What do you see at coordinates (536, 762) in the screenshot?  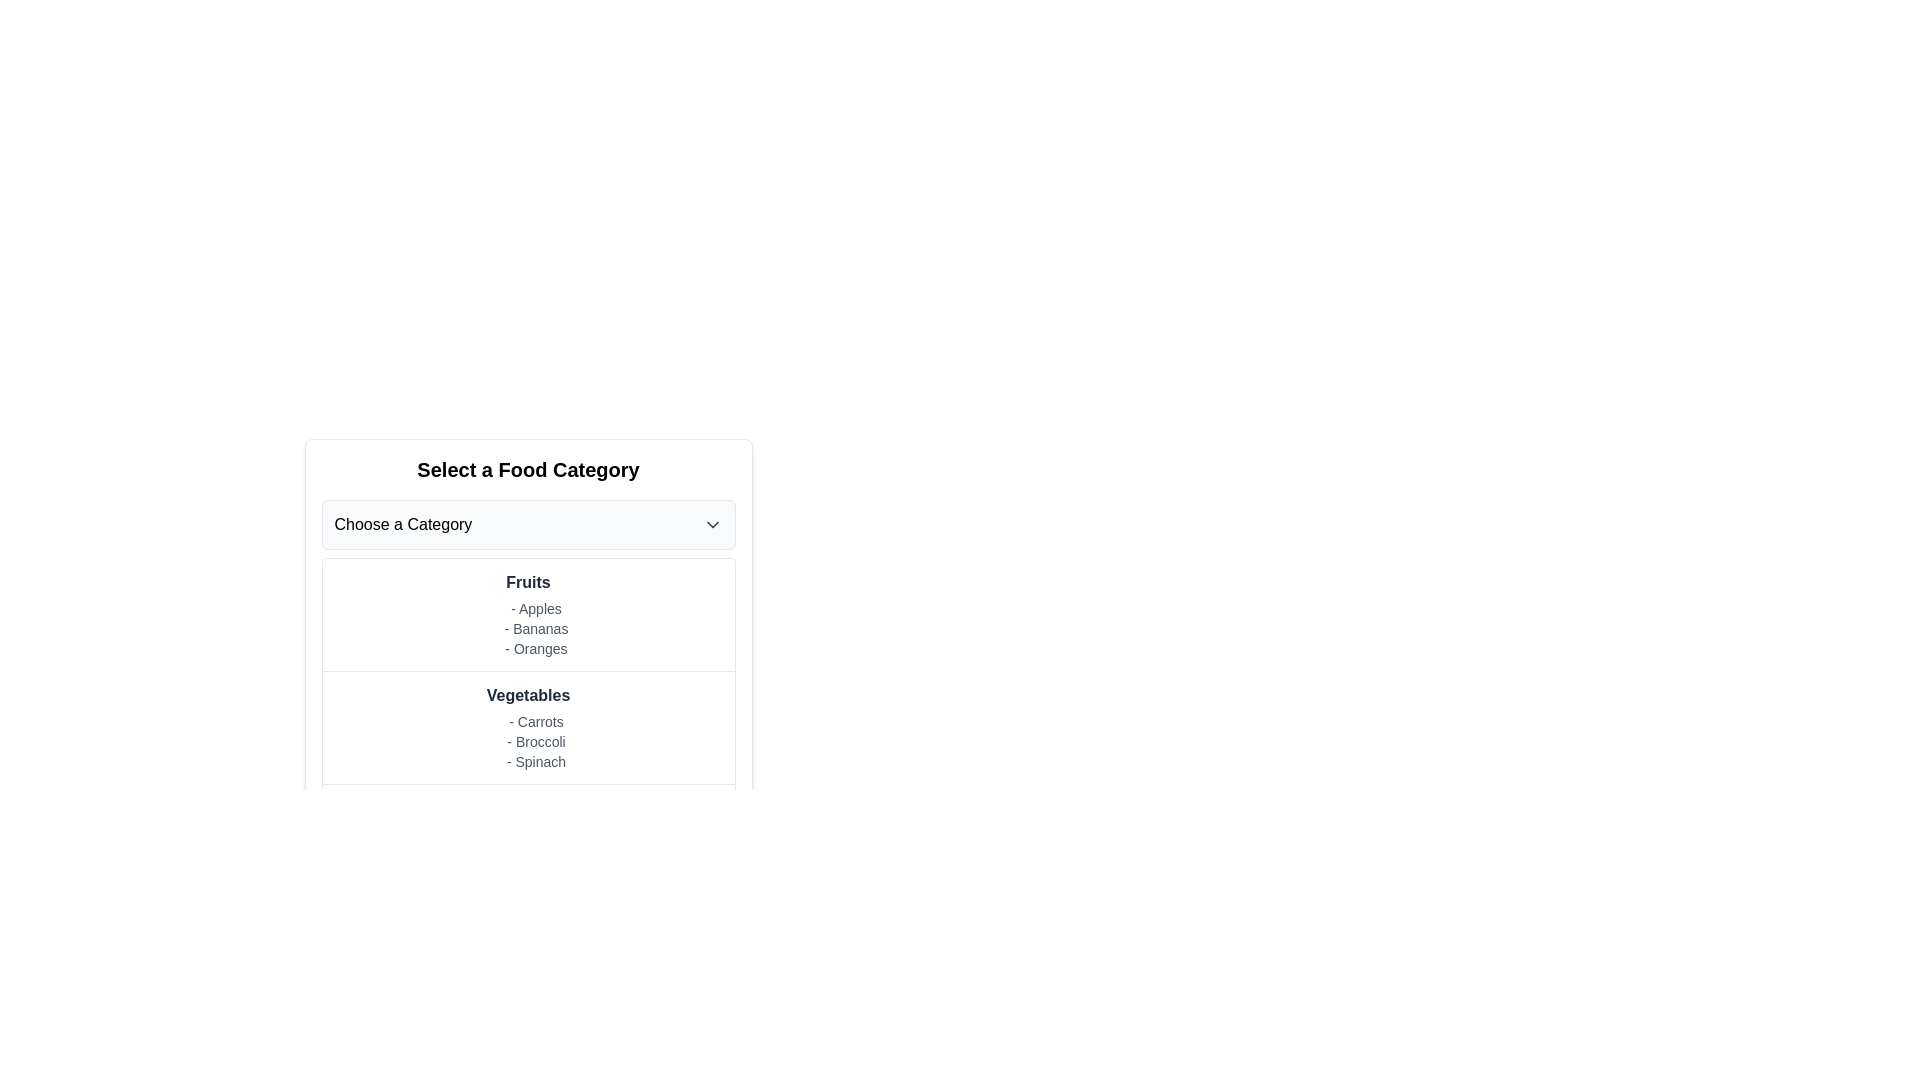 I see `text representing 'Spinach' in the 'Vegetables' list, which is the third item in the vertical order` at bounding box center [536, 762].